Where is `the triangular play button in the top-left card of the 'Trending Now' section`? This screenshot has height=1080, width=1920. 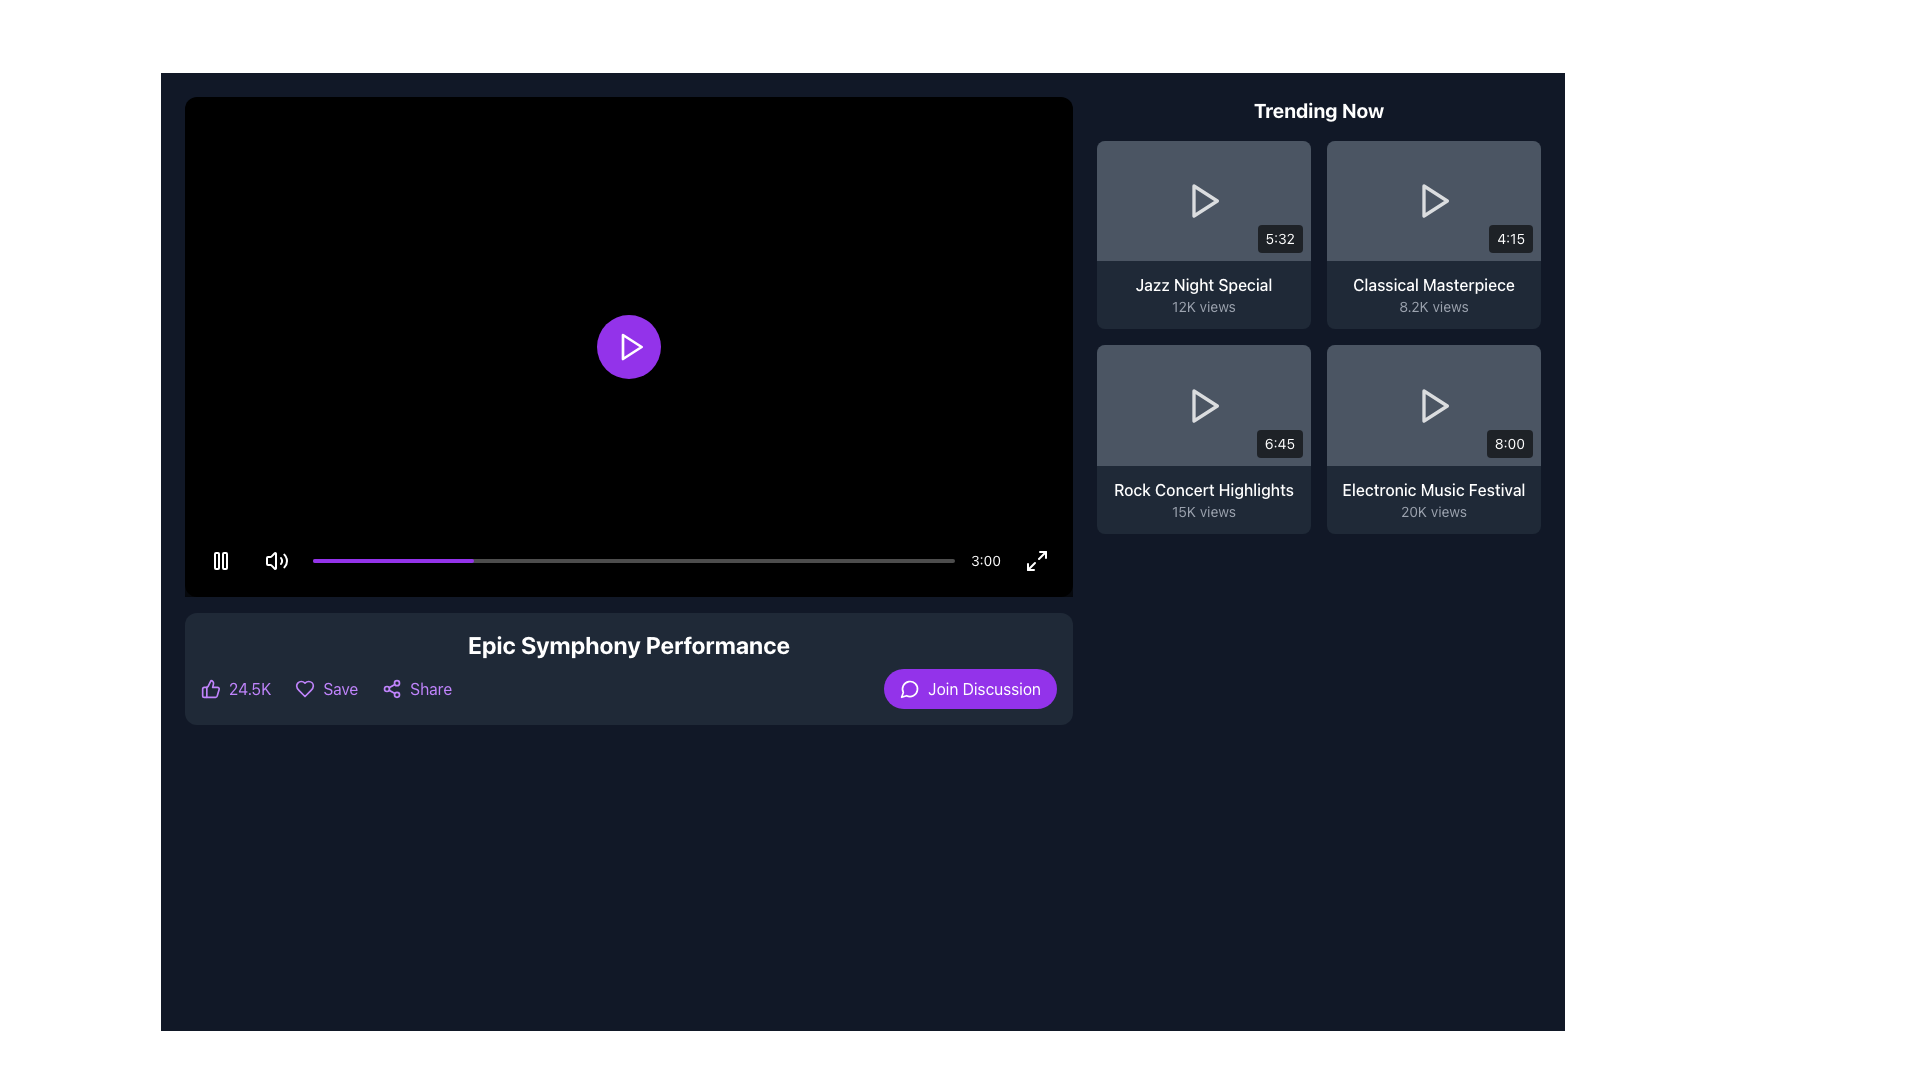
the triangular play button in the top-left card of the 'Trending Now' section is located at coordinates (1204, 201).